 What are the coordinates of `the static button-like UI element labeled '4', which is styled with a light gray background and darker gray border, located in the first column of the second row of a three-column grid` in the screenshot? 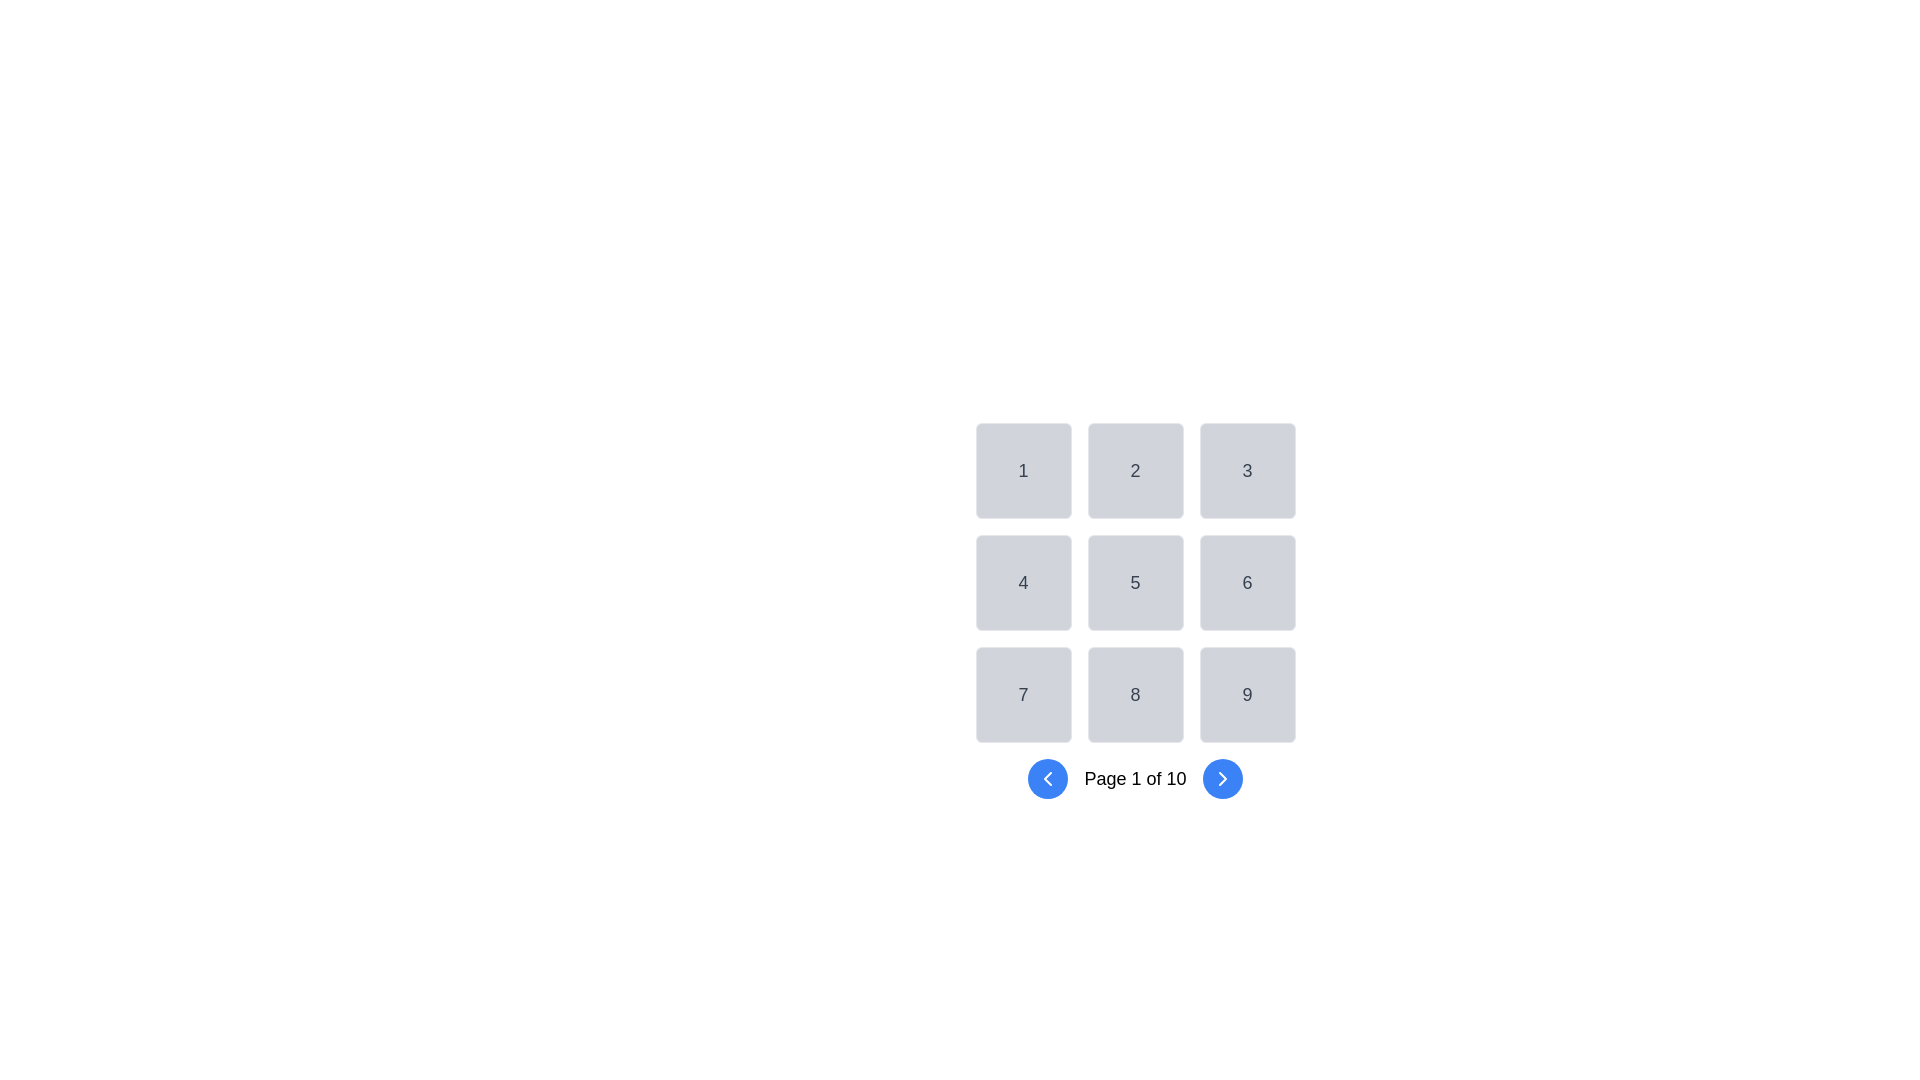 It's located at (1023, 582).